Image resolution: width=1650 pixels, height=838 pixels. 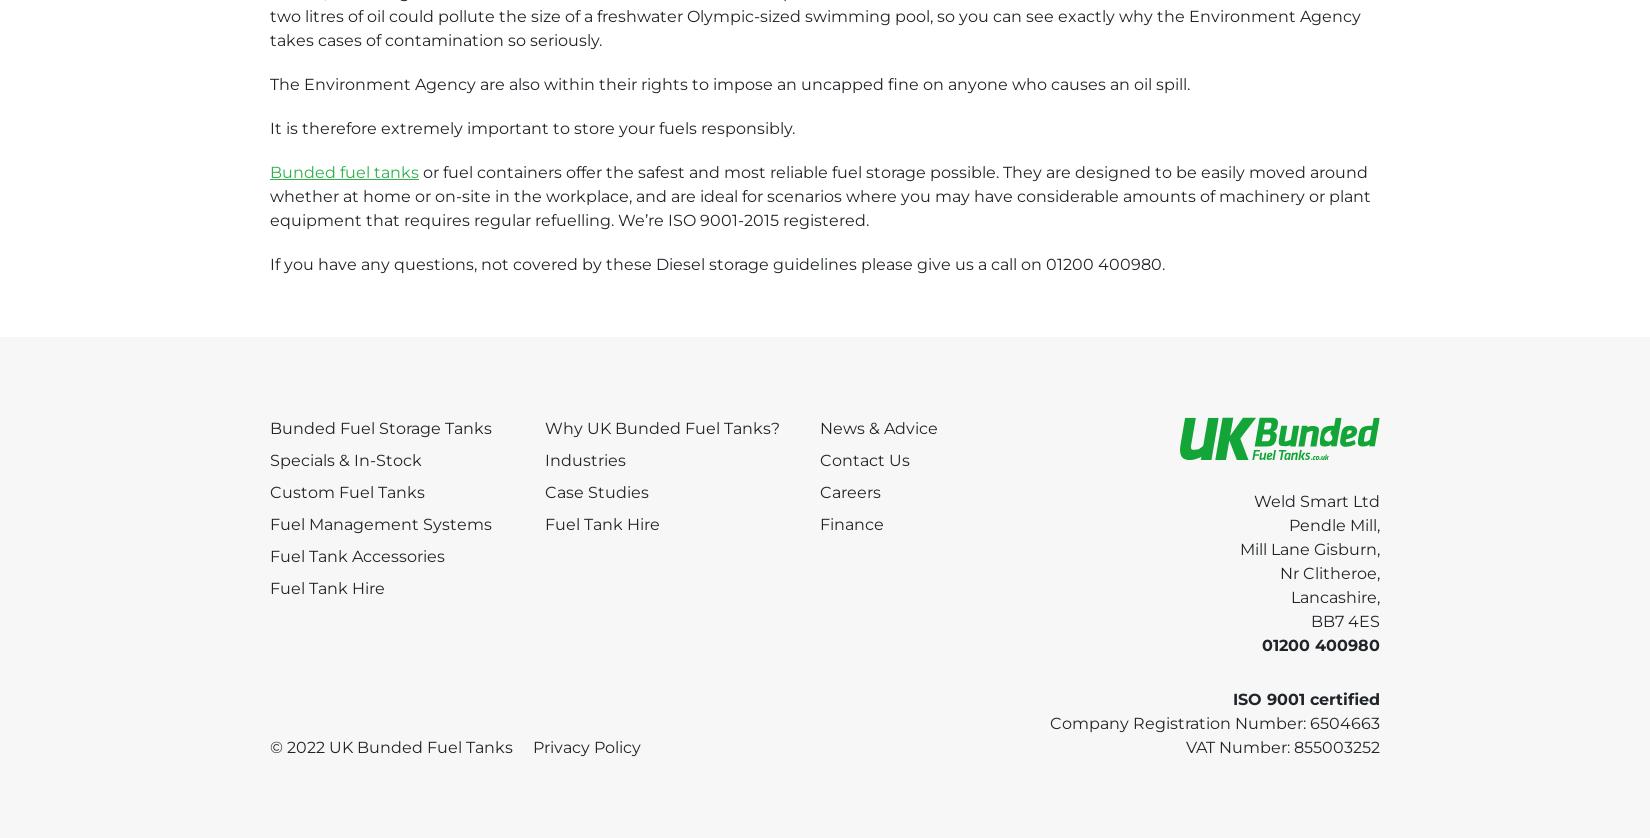 I want to click on 'If you have any questions, not covered by these Diesel storage guidelines please give us a call on 01200 400980.', so click(x=716, y=263).